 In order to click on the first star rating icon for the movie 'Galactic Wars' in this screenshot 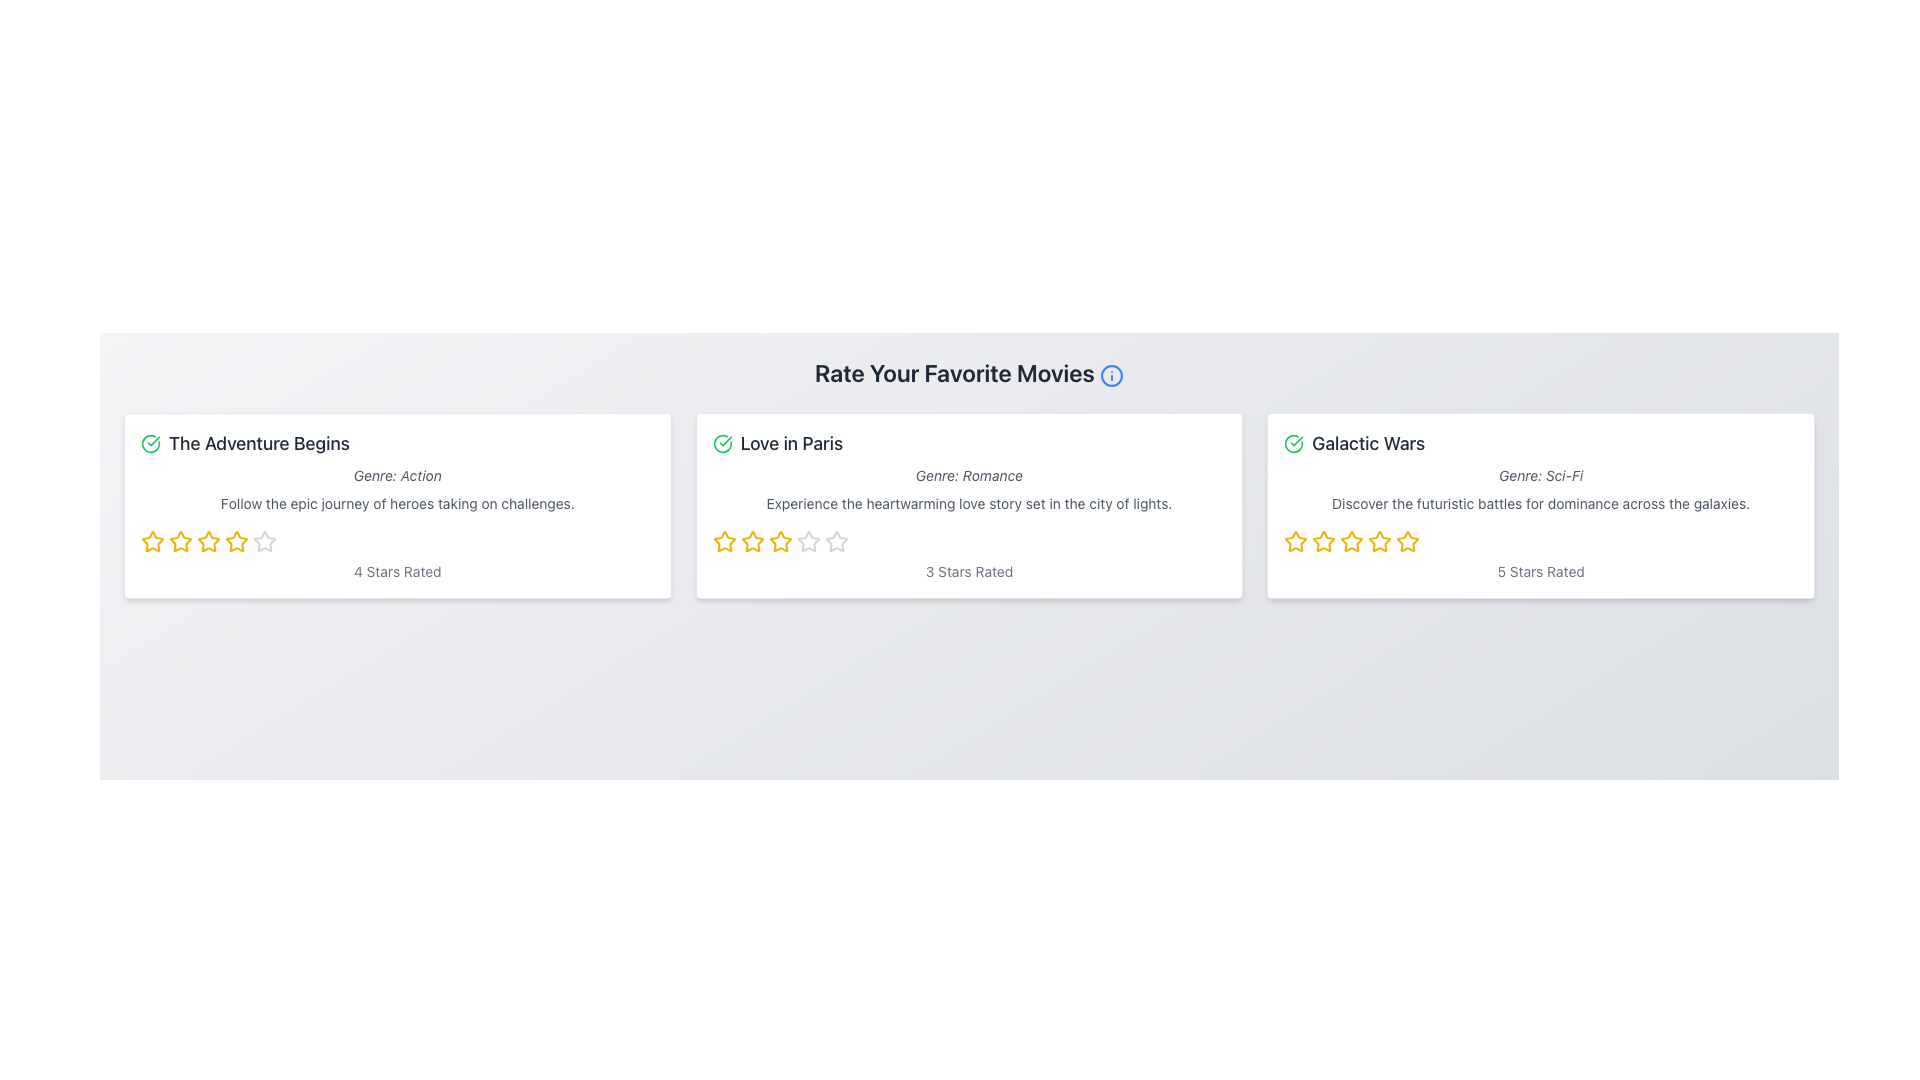, I will do `click(1296, 541)`.